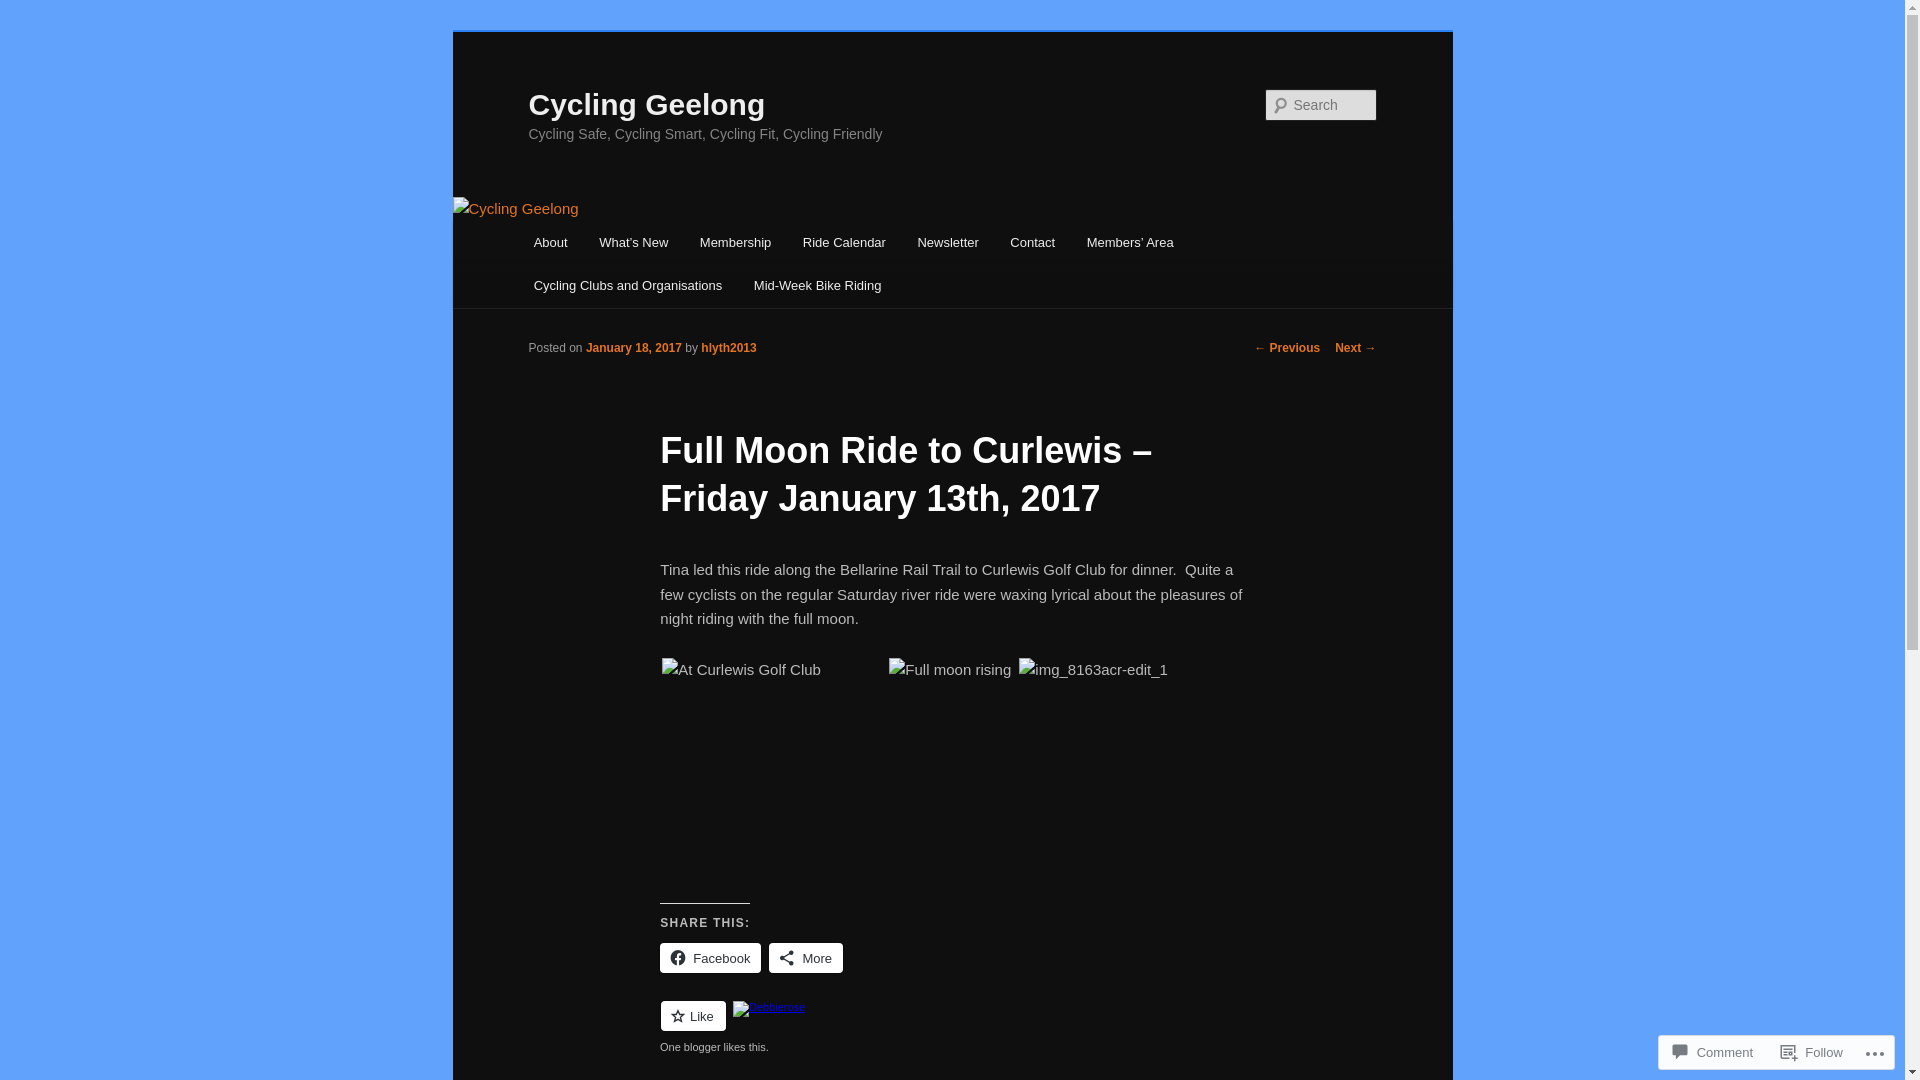 The width and height of the screenshot is (1920, 1080). I want to click on 'Comment', so click(1712, 1051).